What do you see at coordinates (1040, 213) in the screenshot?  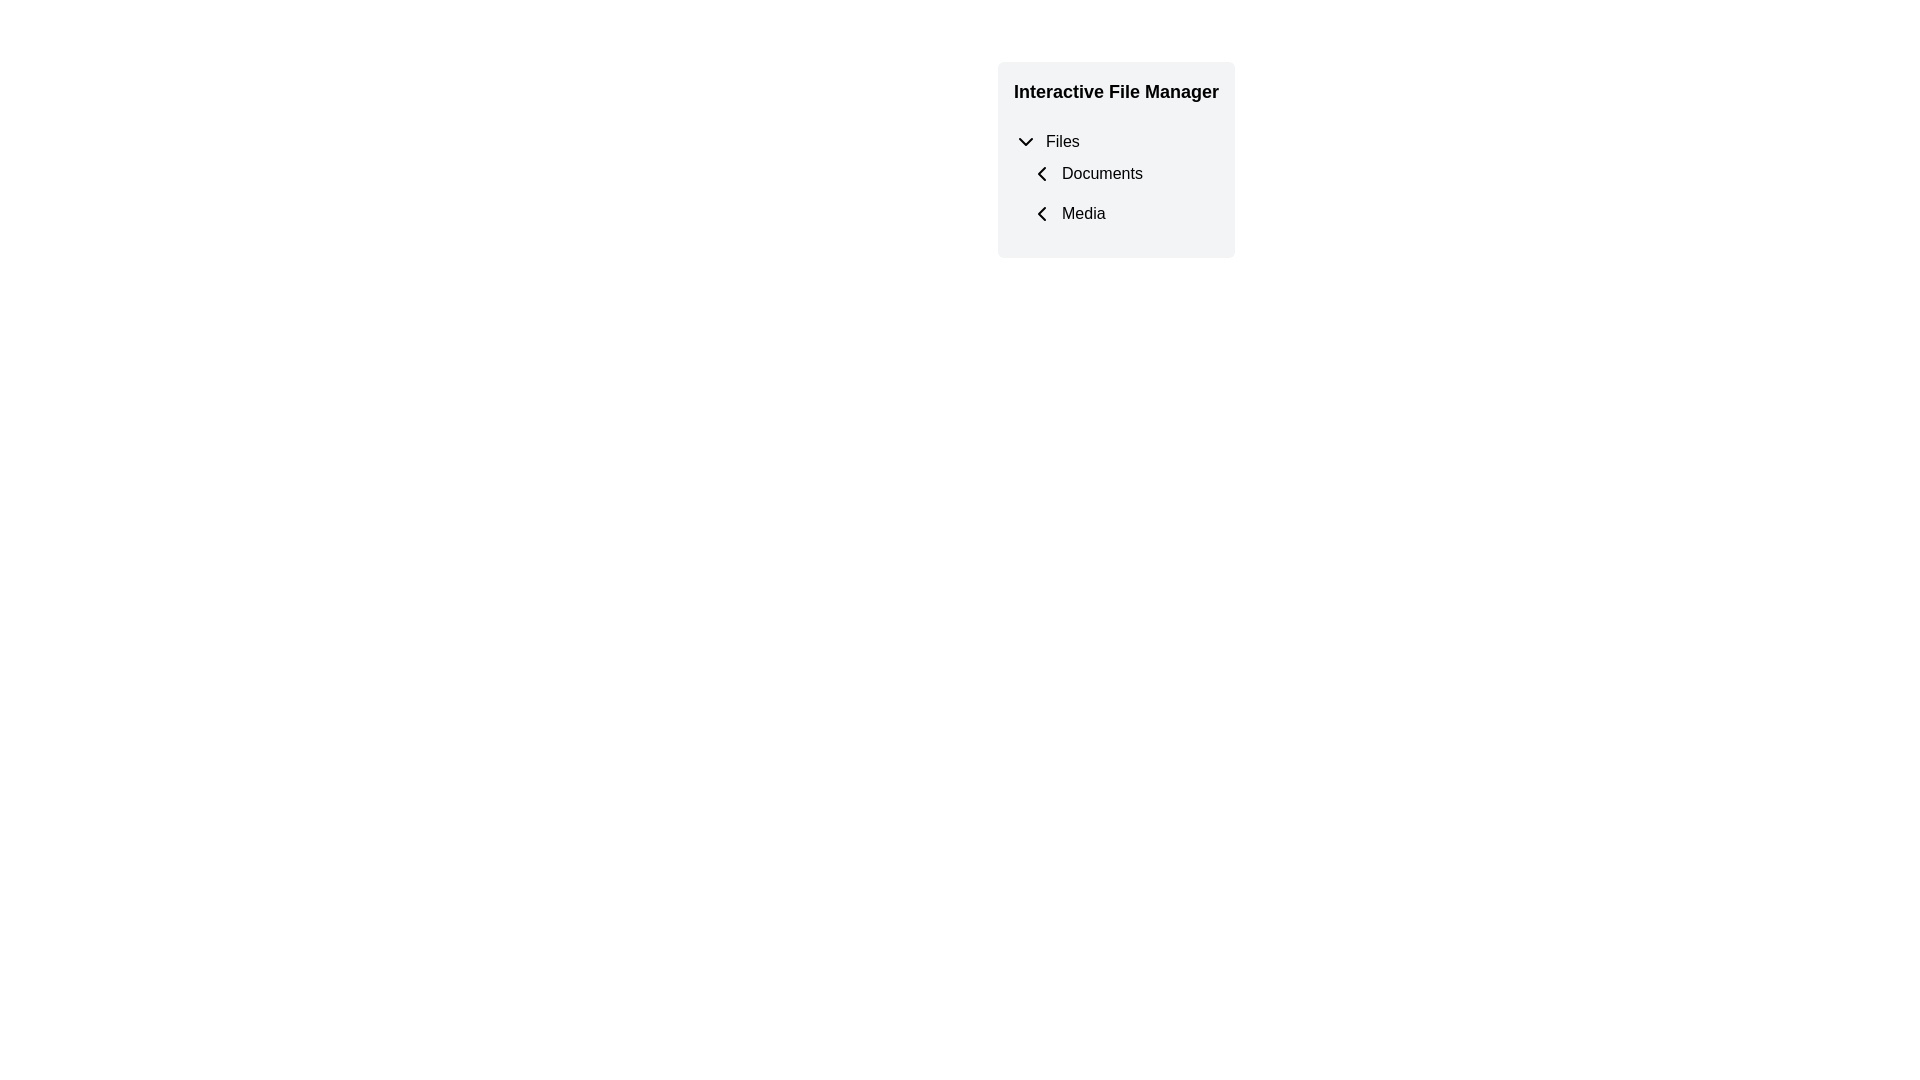 I see `the expandable icon located to the immediate left of the 'Media' text label` at bounding box center [1040, 213].